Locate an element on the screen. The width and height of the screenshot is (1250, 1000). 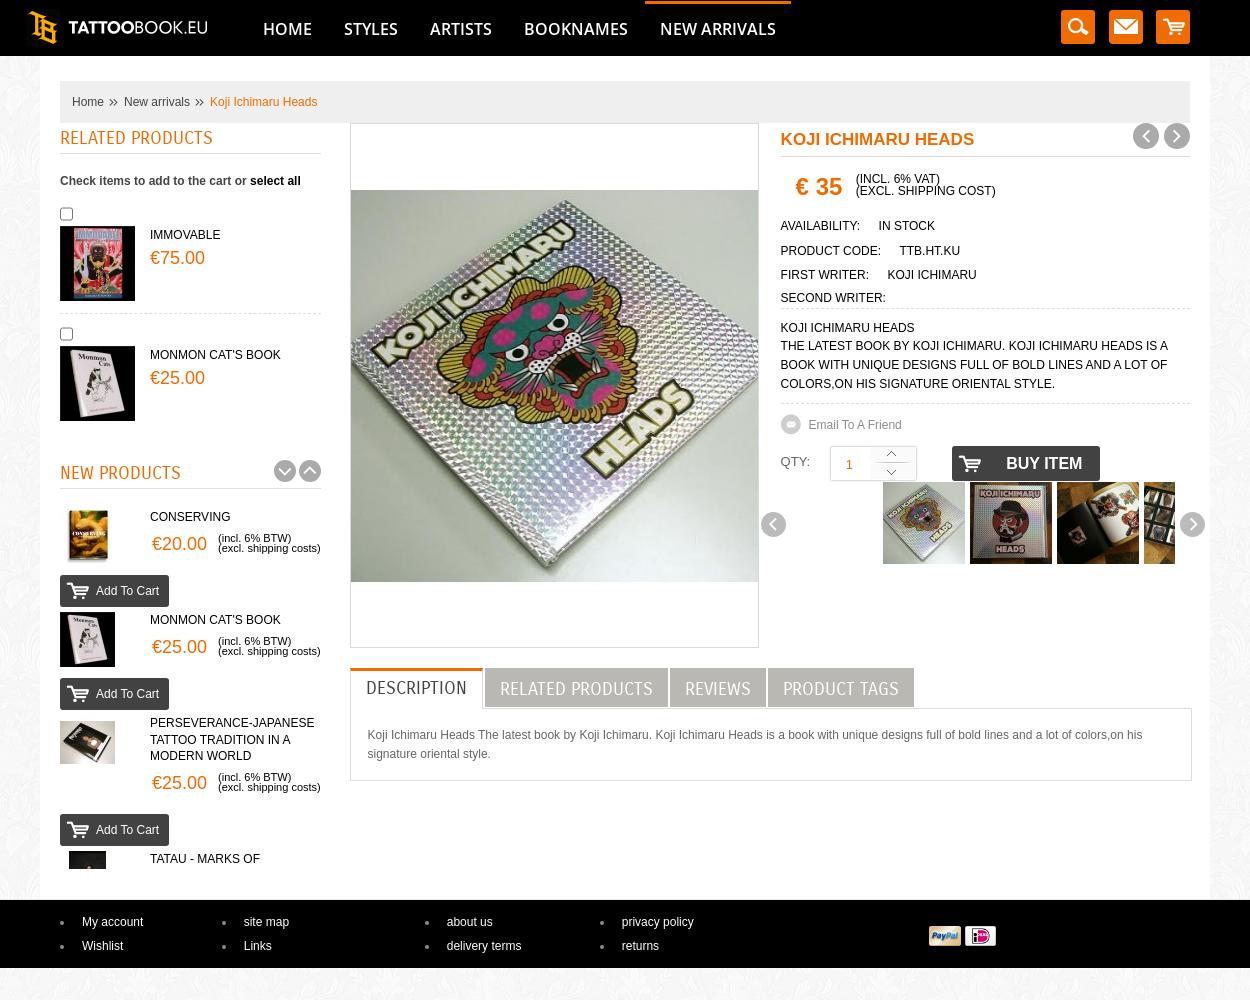
'CONSERVING' is located at coordinates (189, 517).